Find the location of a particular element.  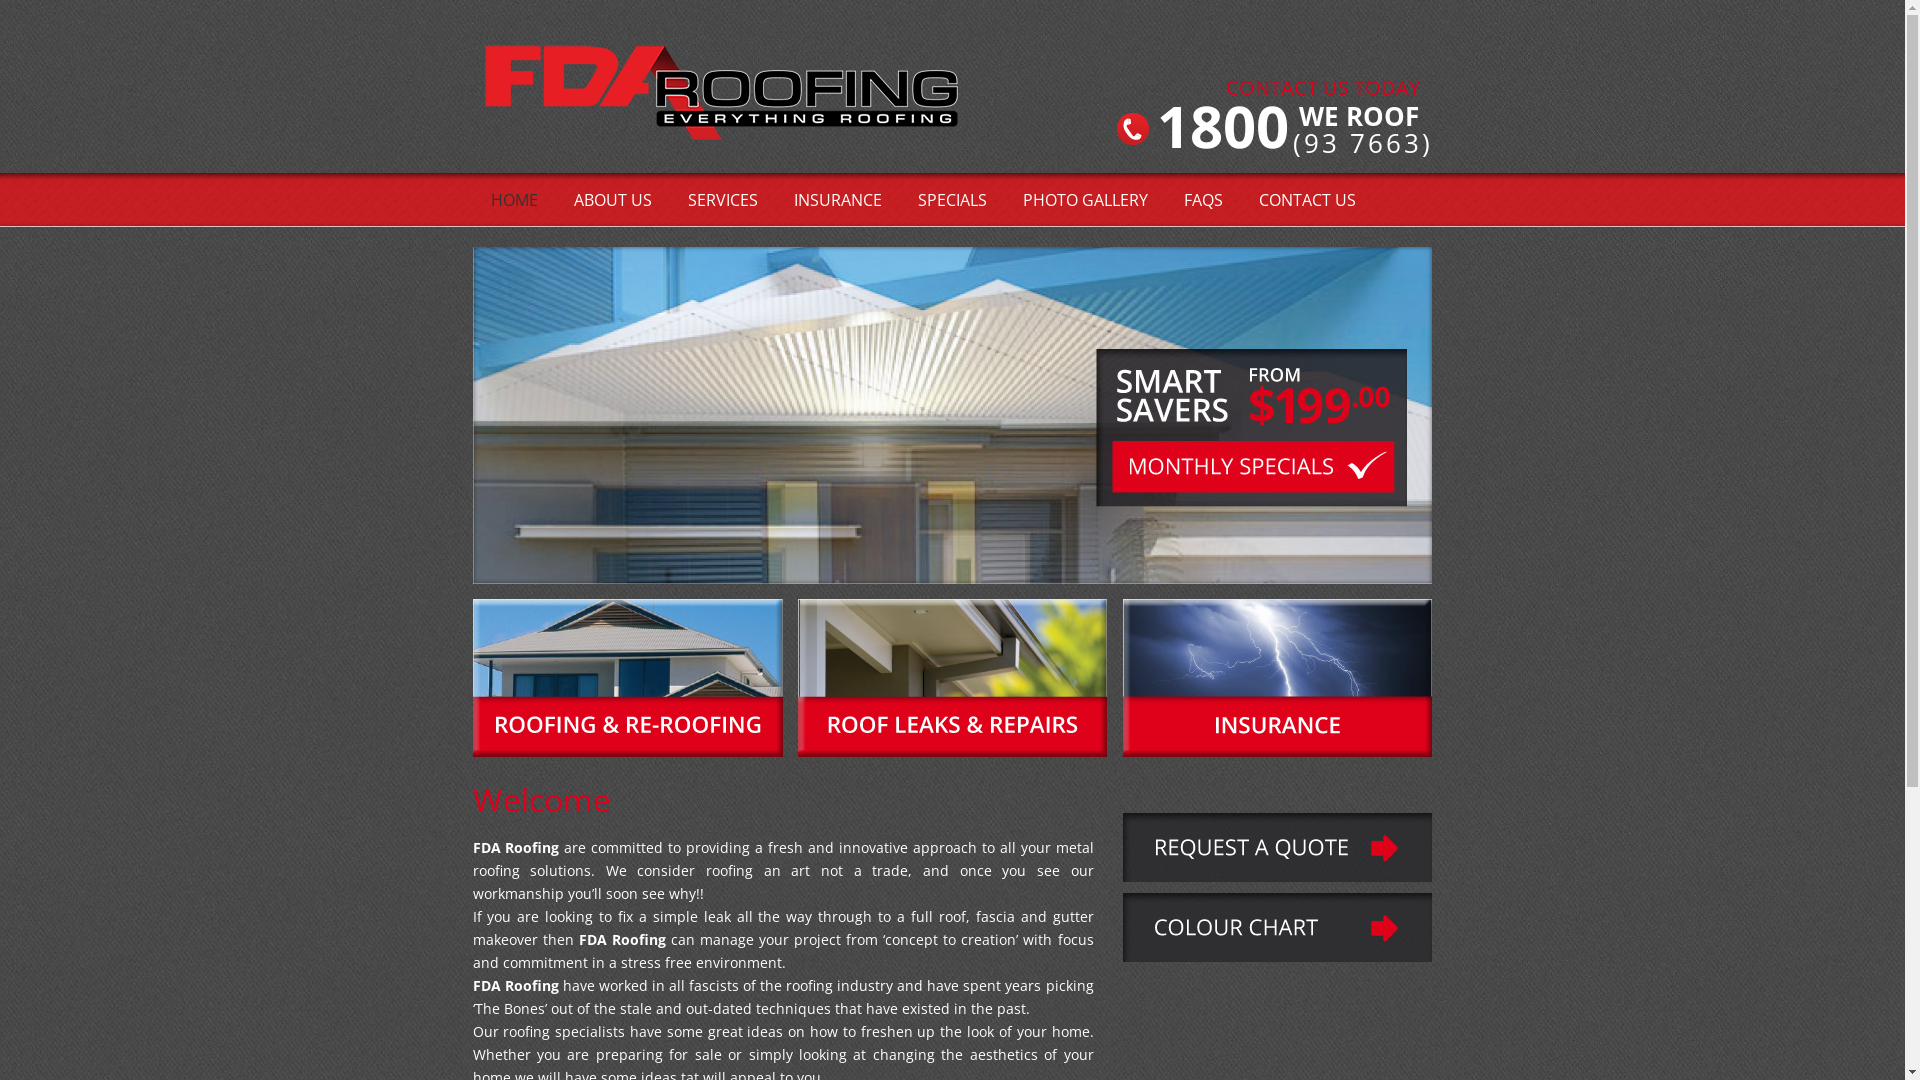

'ABOUT US' is located at coordinates (612, 200).